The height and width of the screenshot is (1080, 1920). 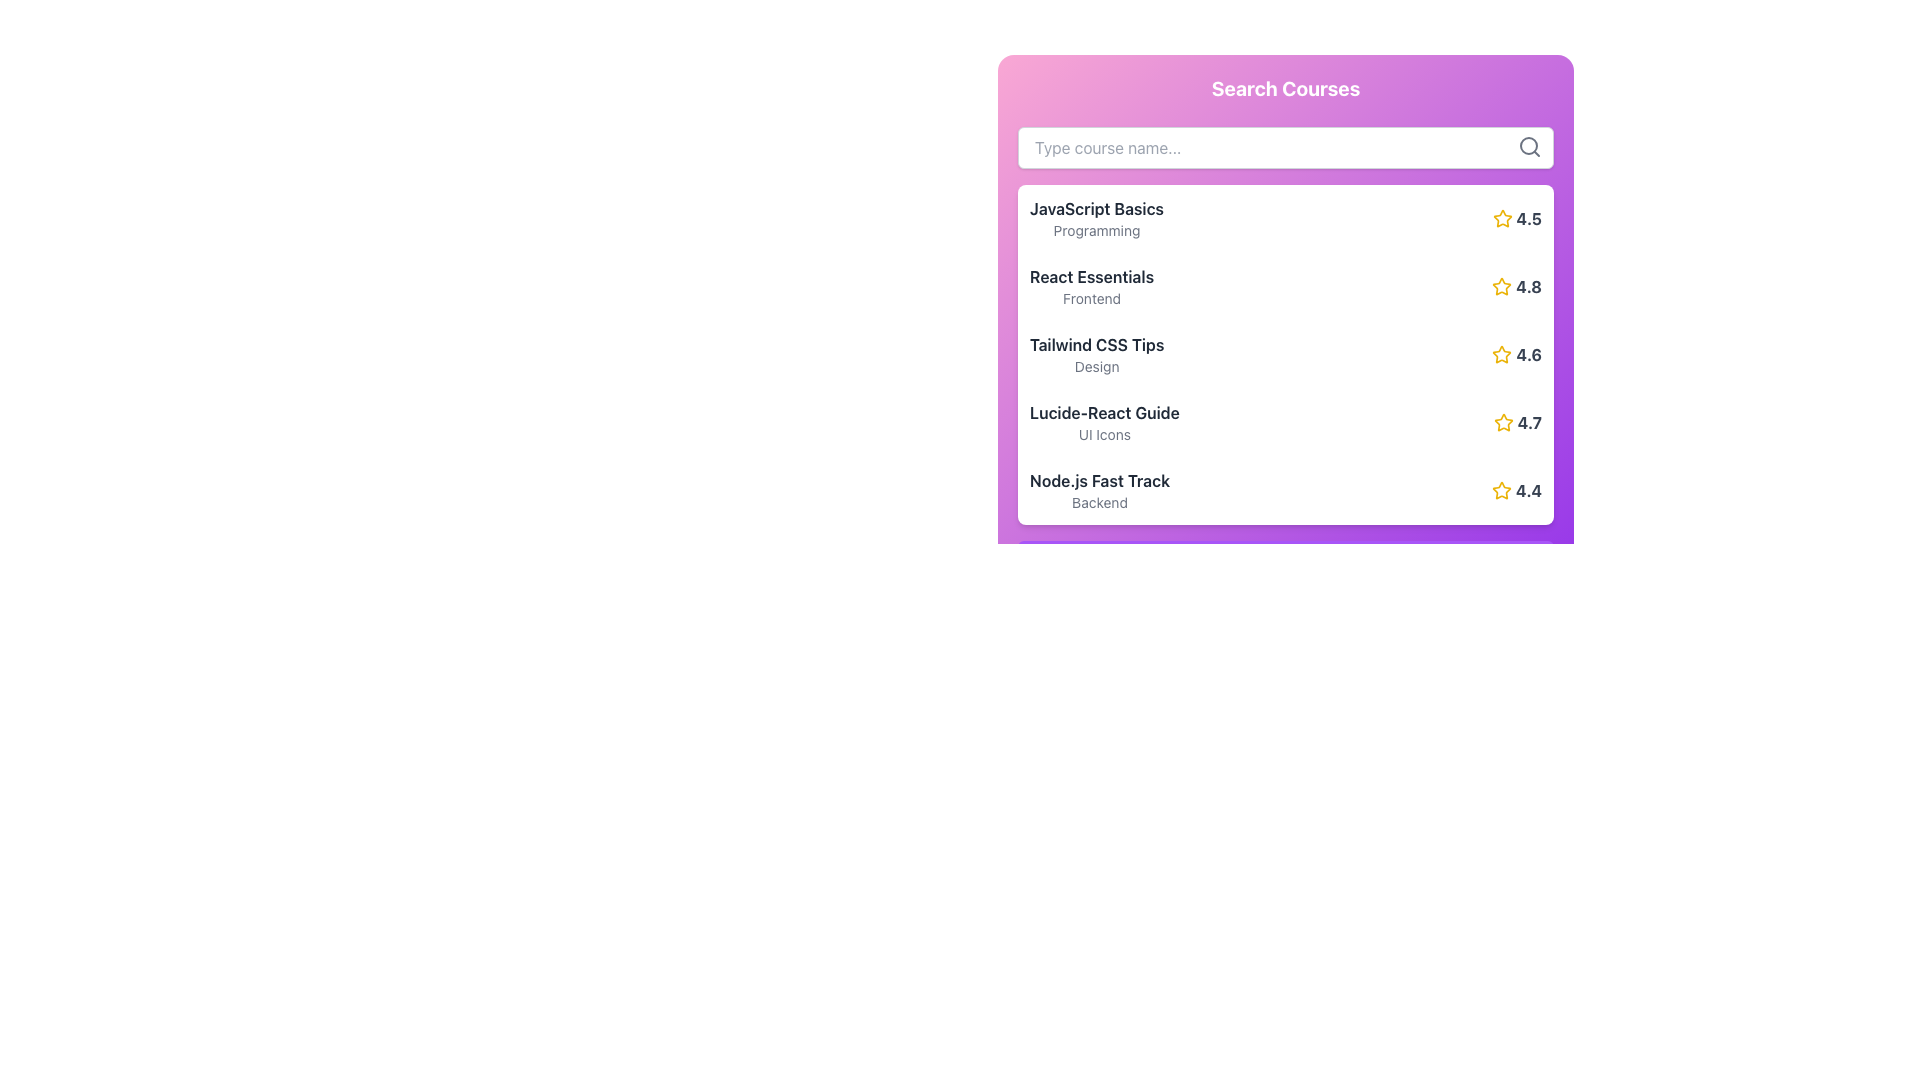 I want to click on the numeric value or star icon of the rating display for the course 'Tailwind CSS Tips', which is located at the rightmost part of the corresponding list item, so click(x=1517, y=353).